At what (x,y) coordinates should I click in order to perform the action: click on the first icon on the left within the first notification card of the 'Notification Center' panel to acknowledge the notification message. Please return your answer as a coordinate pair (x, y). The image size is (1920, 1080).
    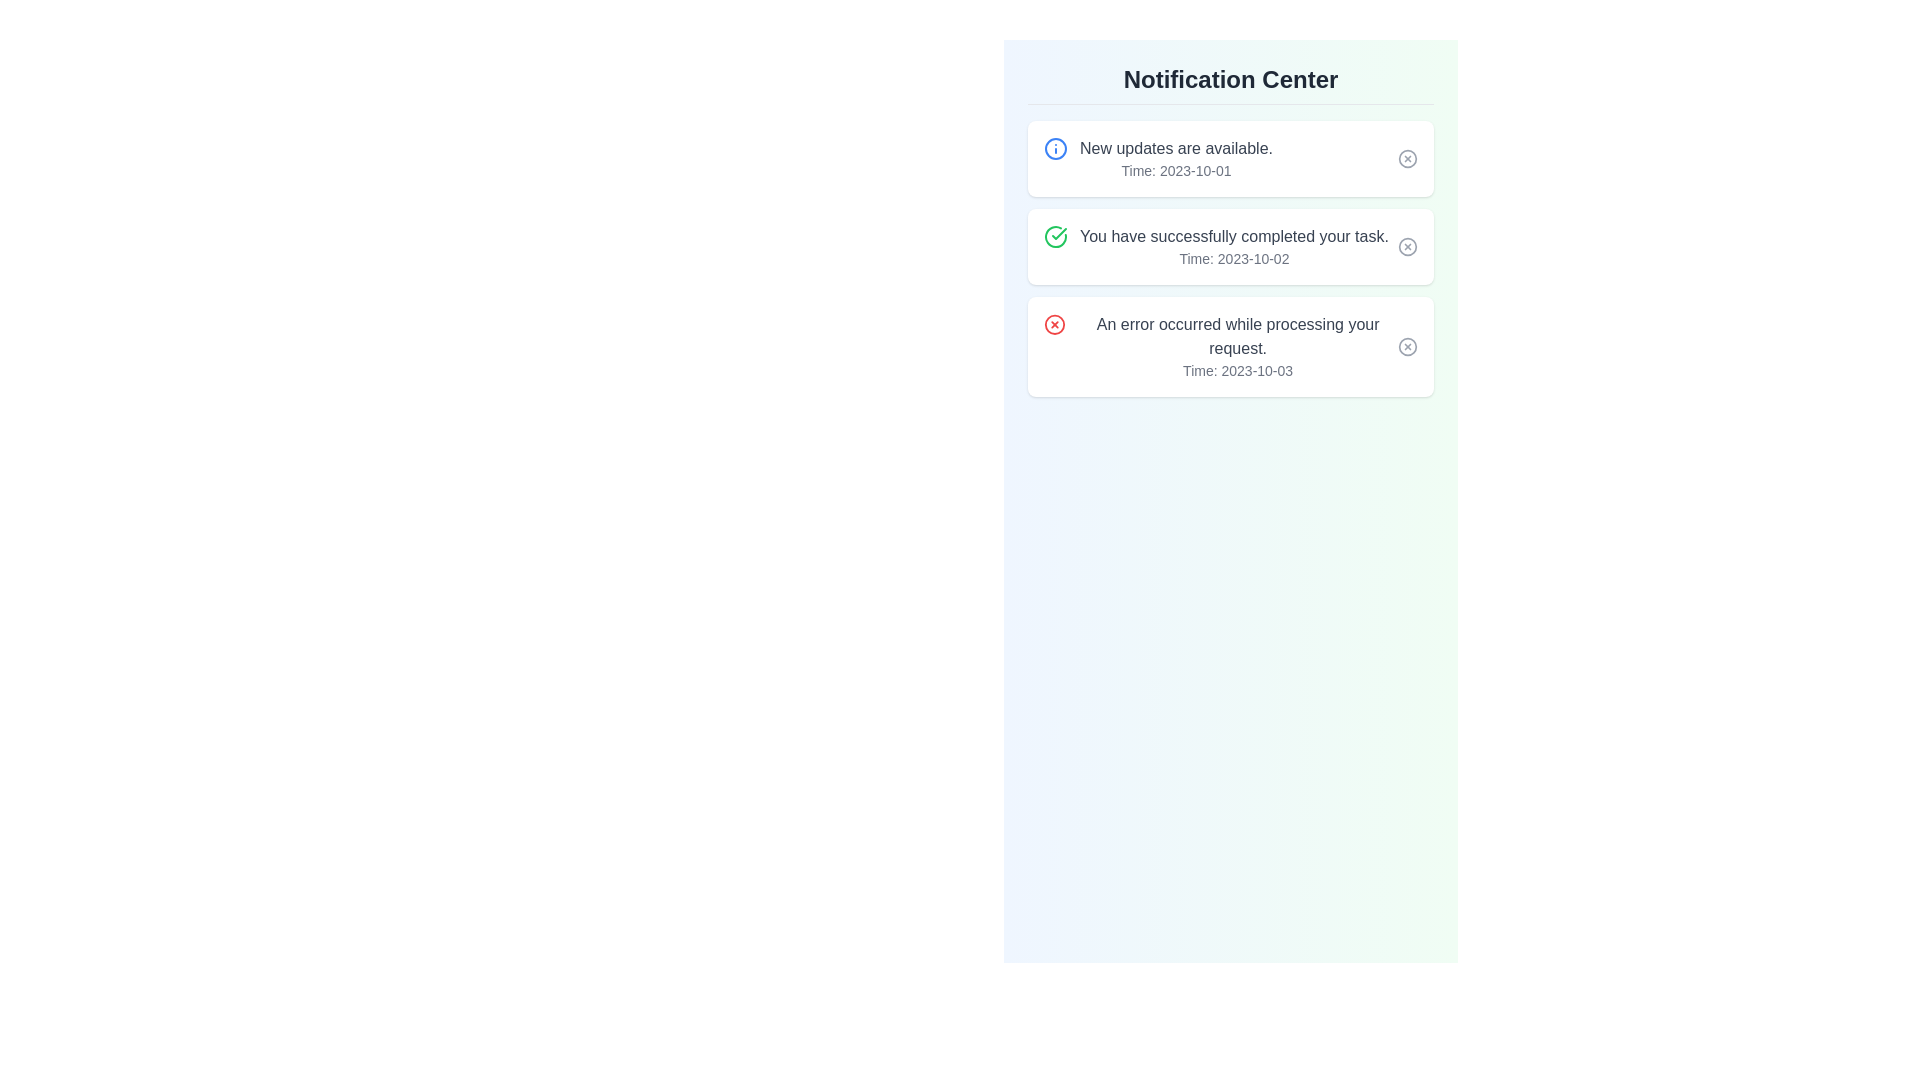
    Looking at the image, I should click on (1055, 148).